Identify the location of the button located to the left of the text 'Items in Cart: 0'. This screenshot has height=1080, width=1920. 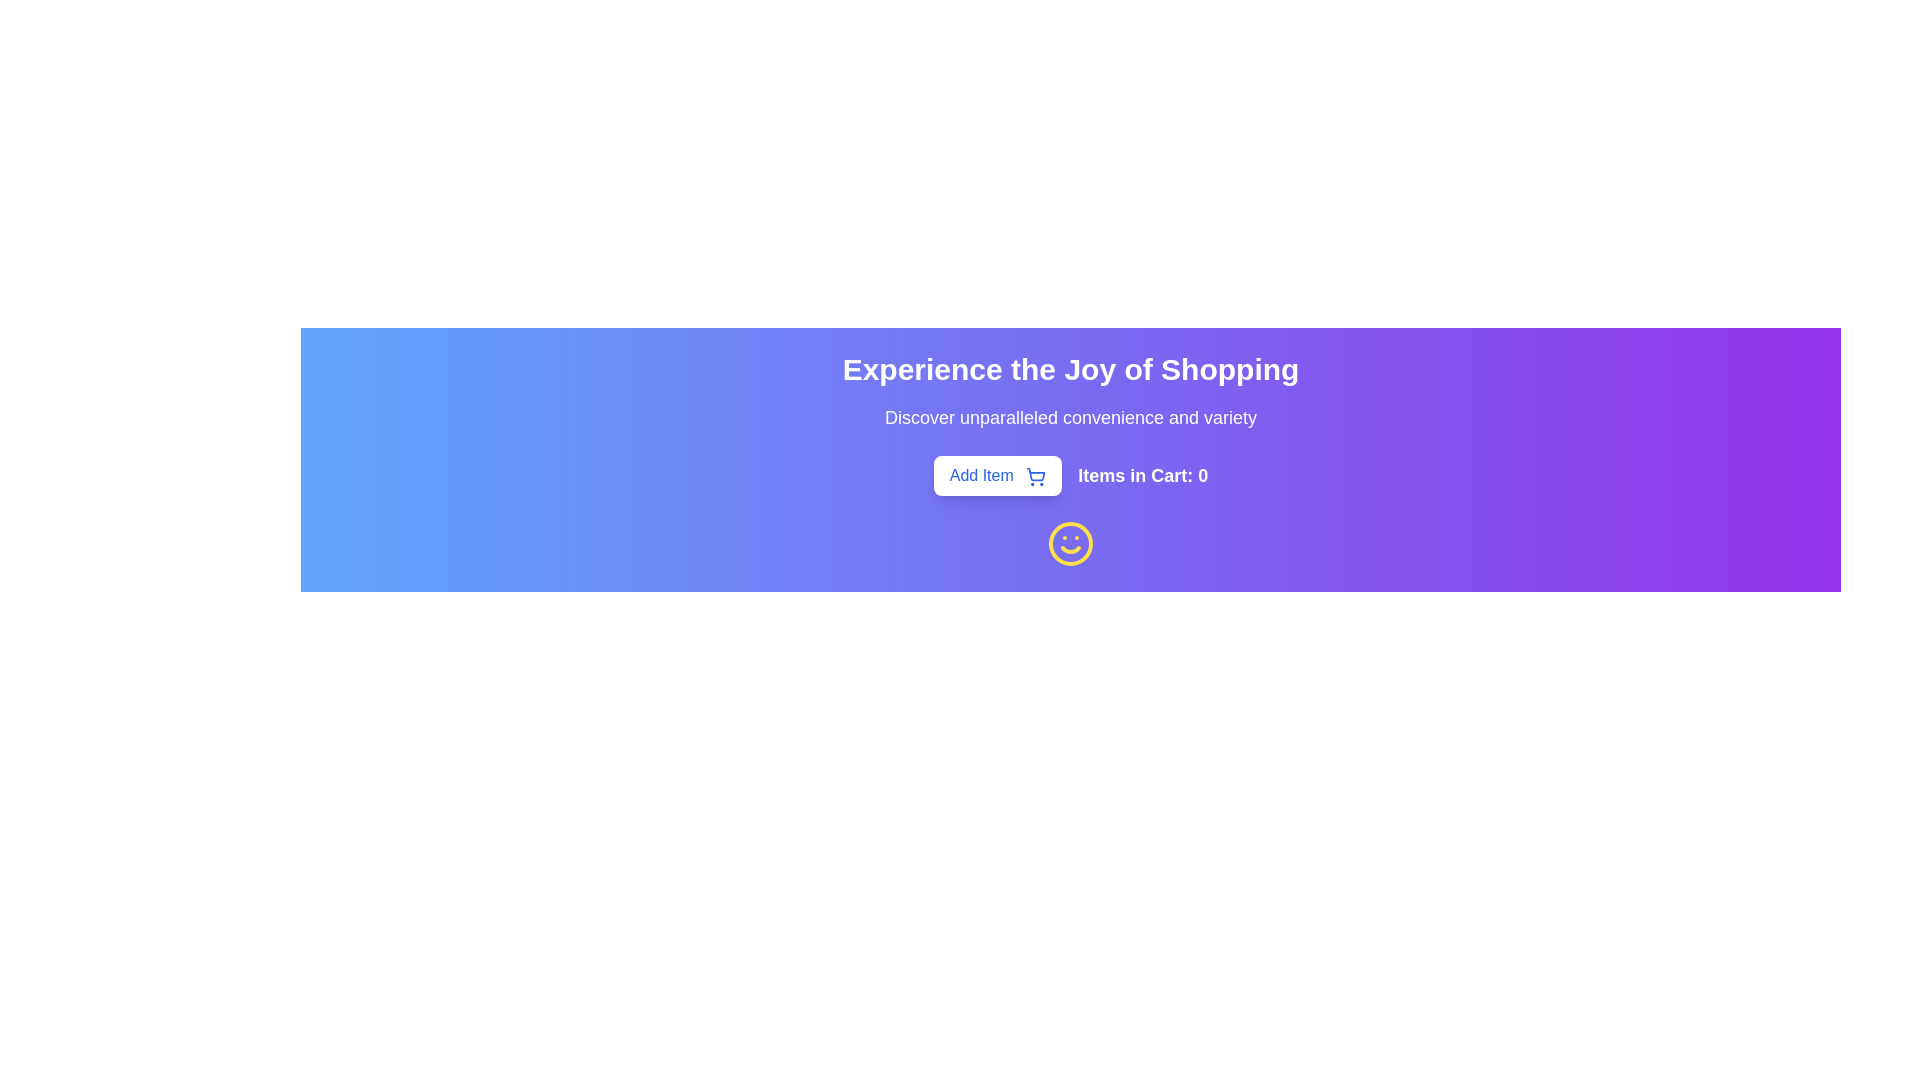
(998, 475).